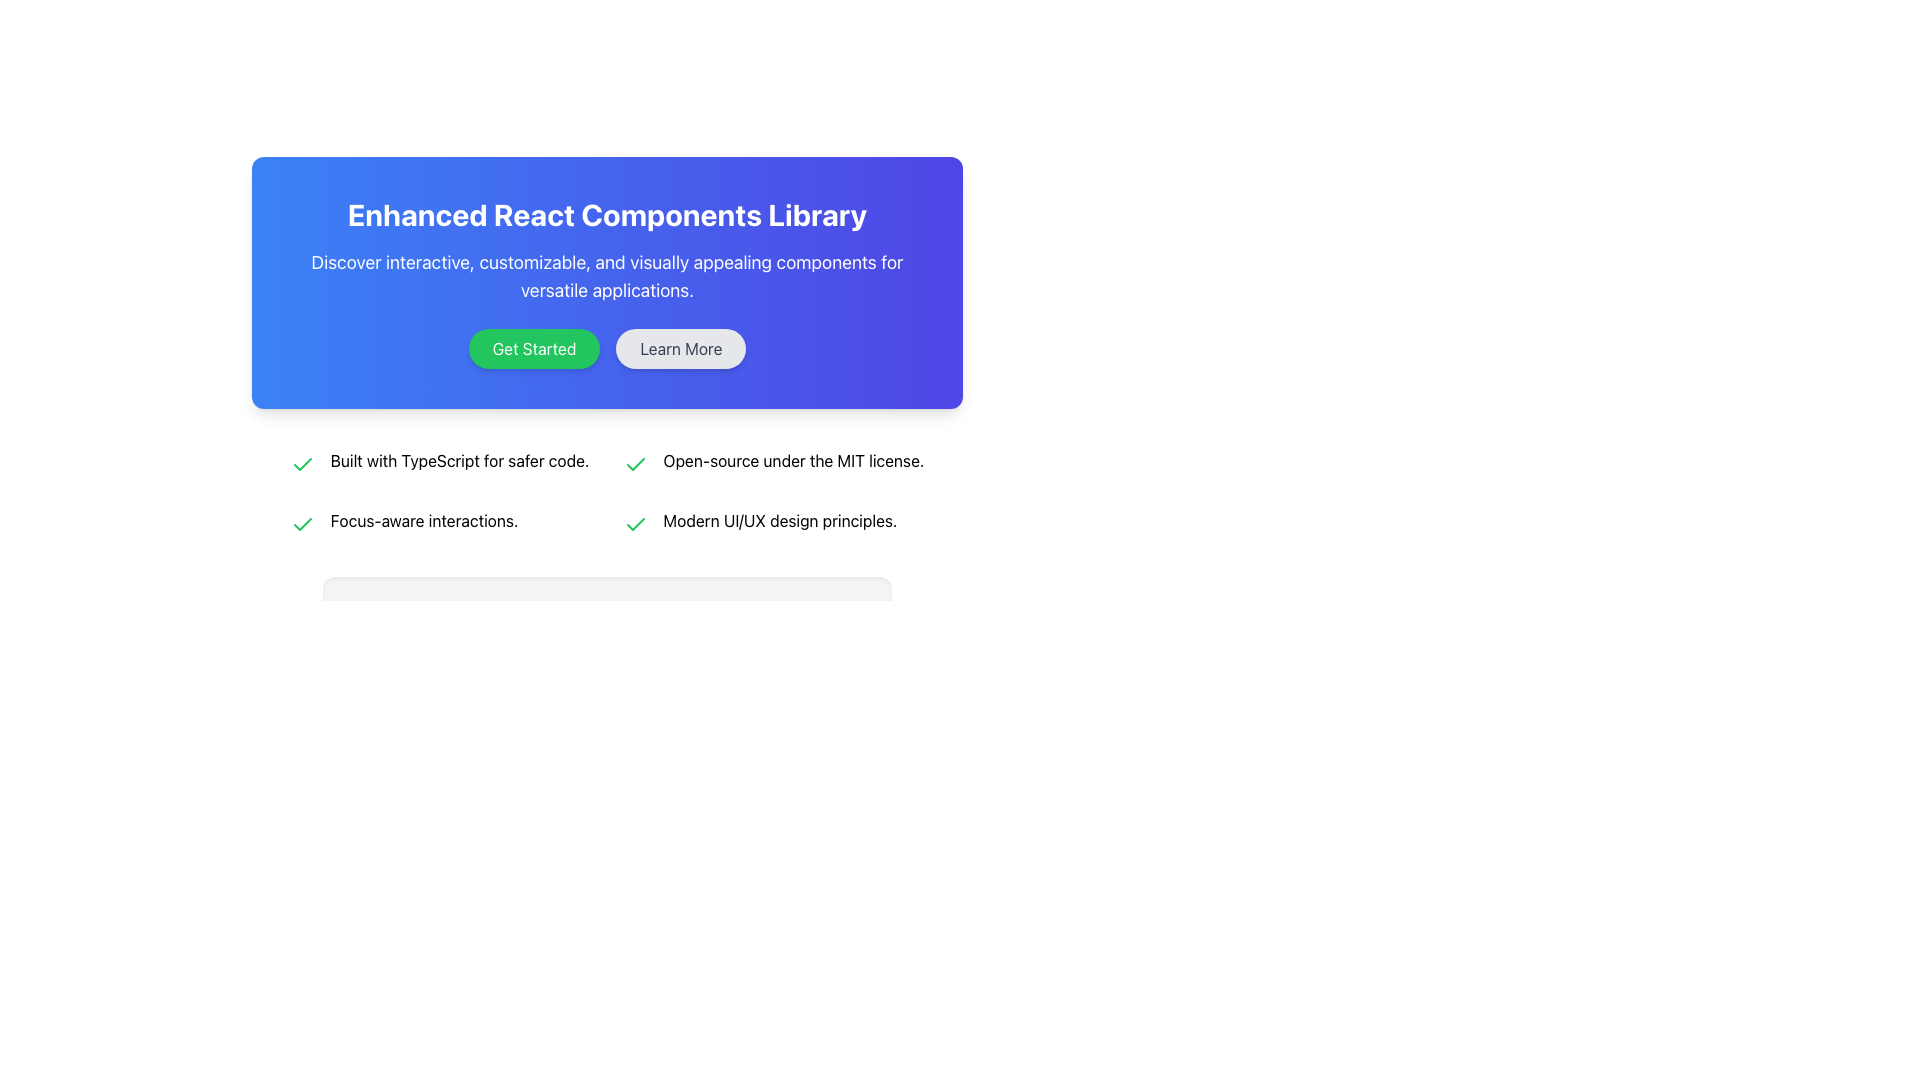 Image resolution: width=1920 pixels, height=1080 pixels. What do you see at coordinates (423, 519) in the screenshot?
I see `text label displaying 'Focus-aware interactions.' which is the second entry in a feature list, located to the right of a green checkmark icon` at bounding box center [423, 519].